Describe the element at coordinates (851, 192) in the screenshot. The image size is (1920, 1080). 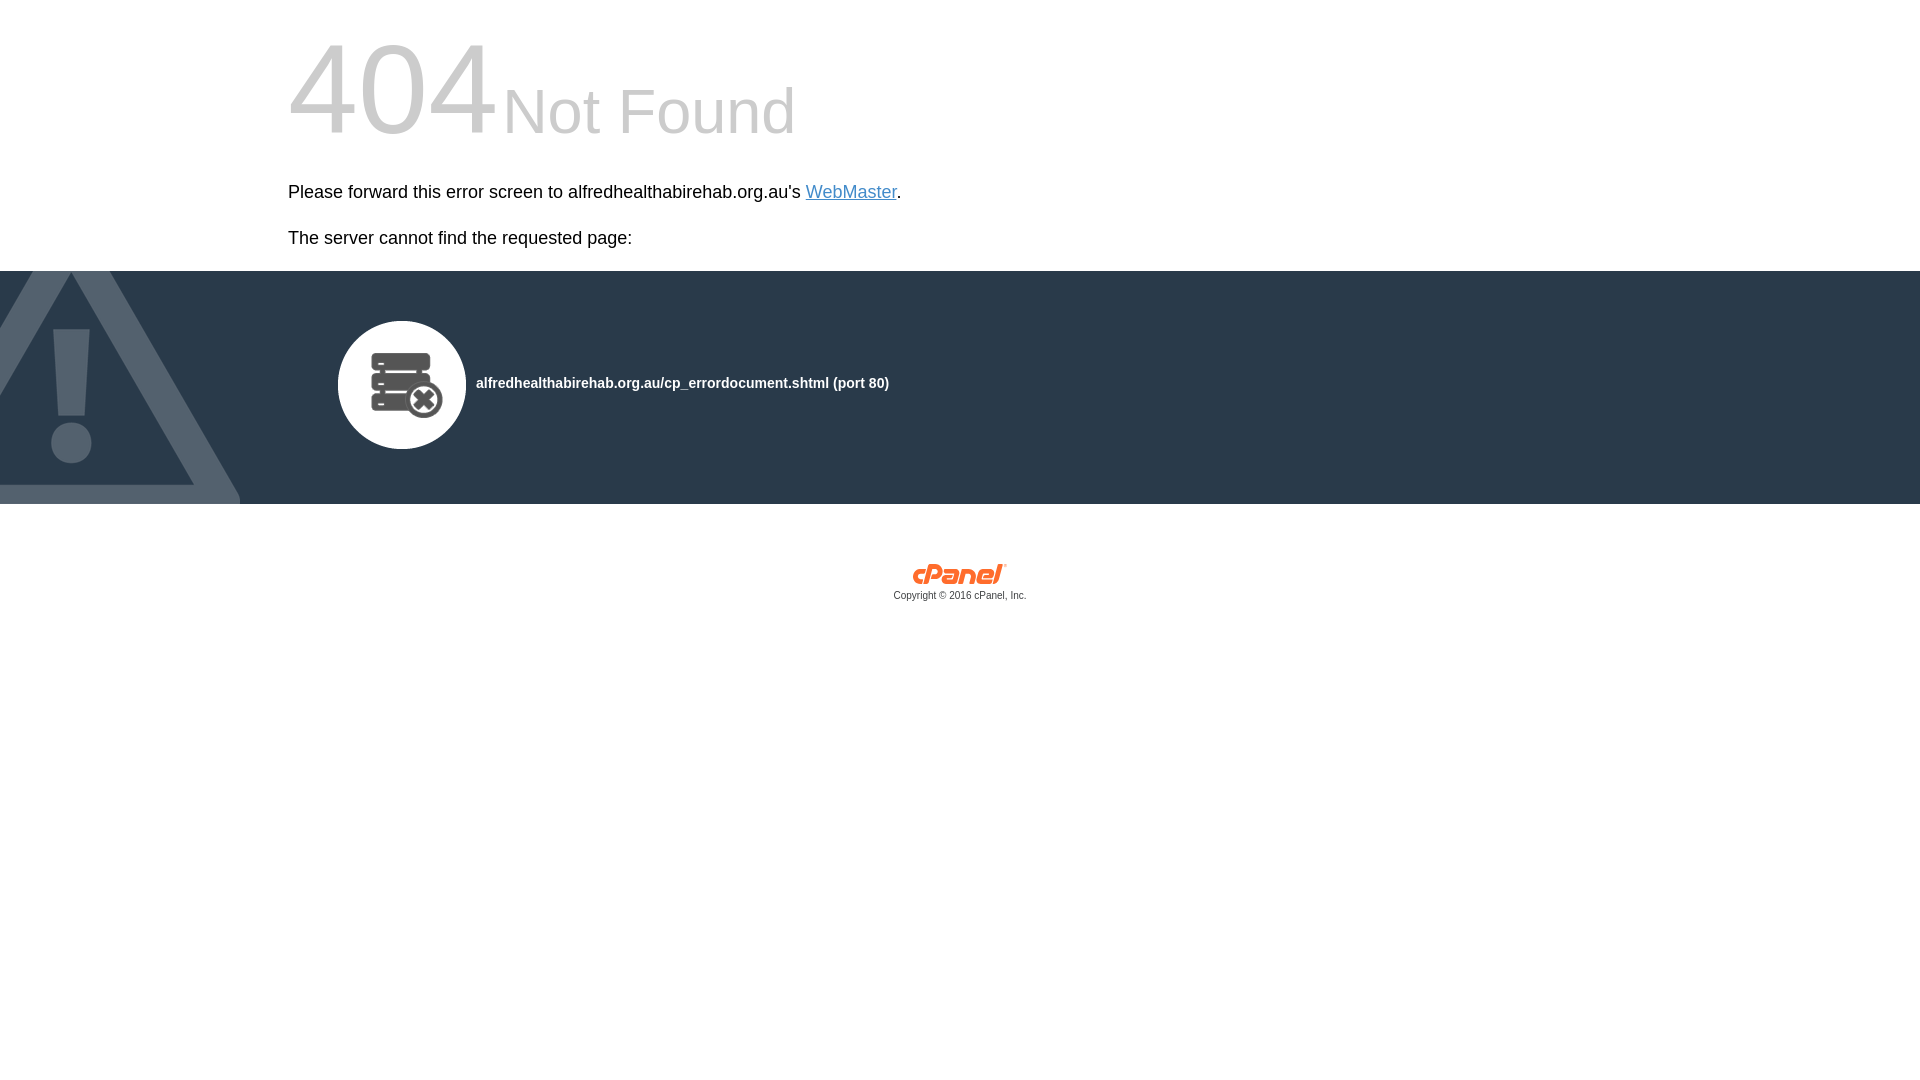
I see `'WebMaster'` at that location.